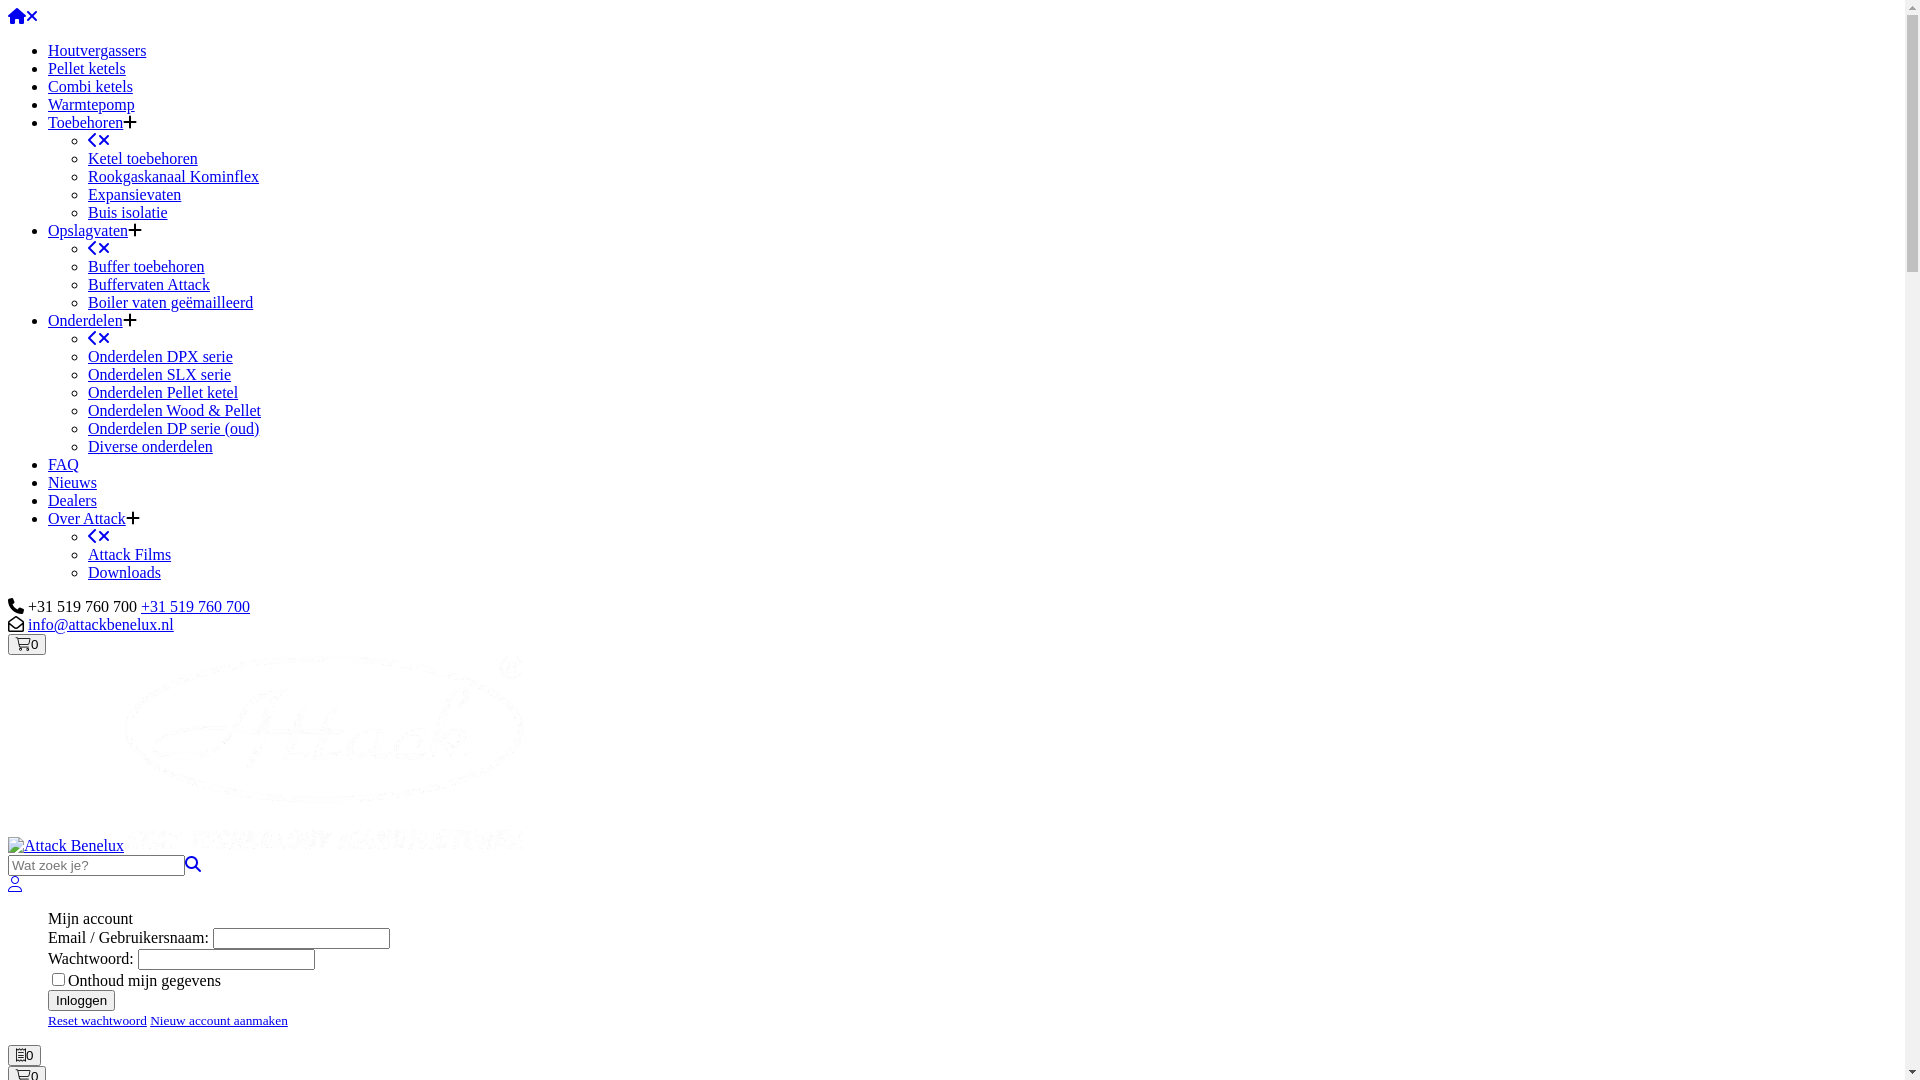 Image resolution: width=1920 pixels, height=1080 pixels. What do you see at coordinates (84, 122) in the screenshot?
I see `'Toebehoren'` at bounding box center [84, 122].